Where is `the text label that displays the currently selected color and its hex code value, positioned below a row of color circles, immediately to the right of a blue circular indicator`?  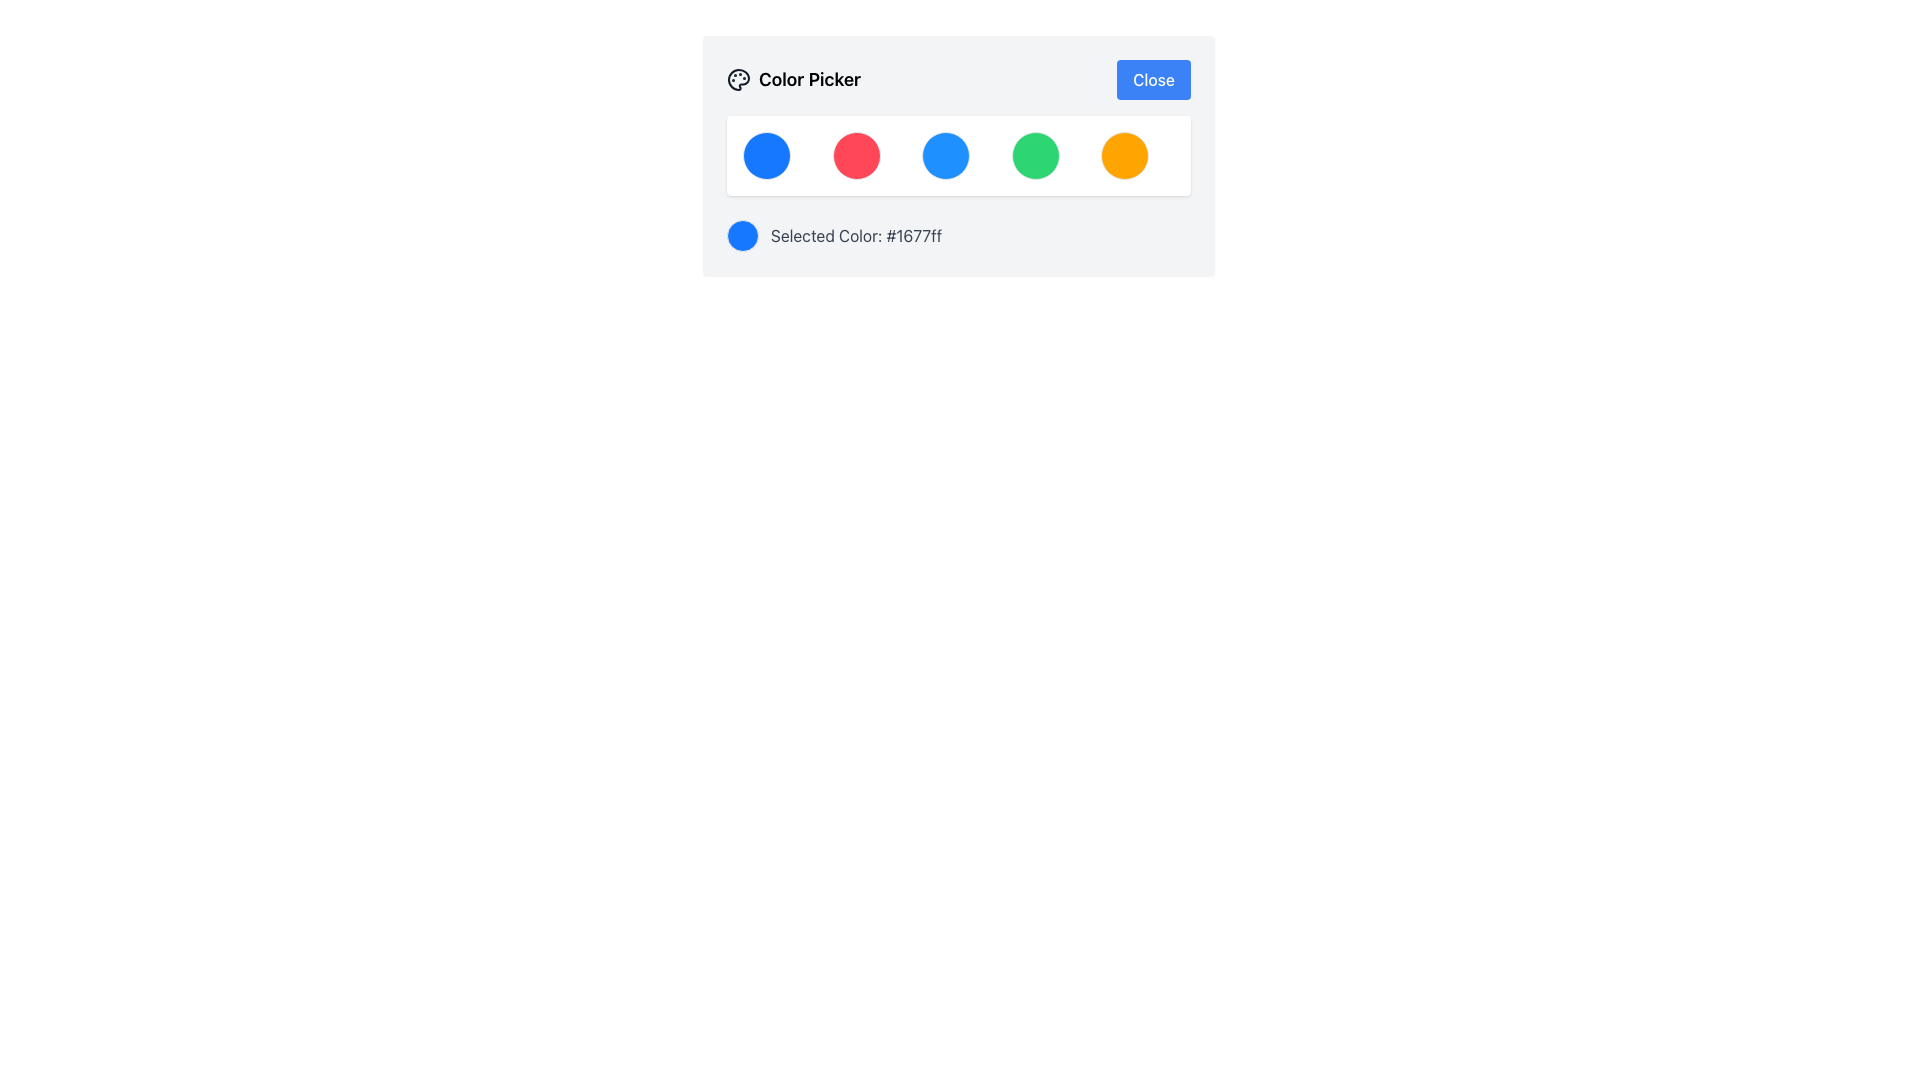
the text label that displays the currently selected color and its hex code value, positioned below a row of color circles, immediately to the right of a blue circular indicator is located at coordinates (856, 234).